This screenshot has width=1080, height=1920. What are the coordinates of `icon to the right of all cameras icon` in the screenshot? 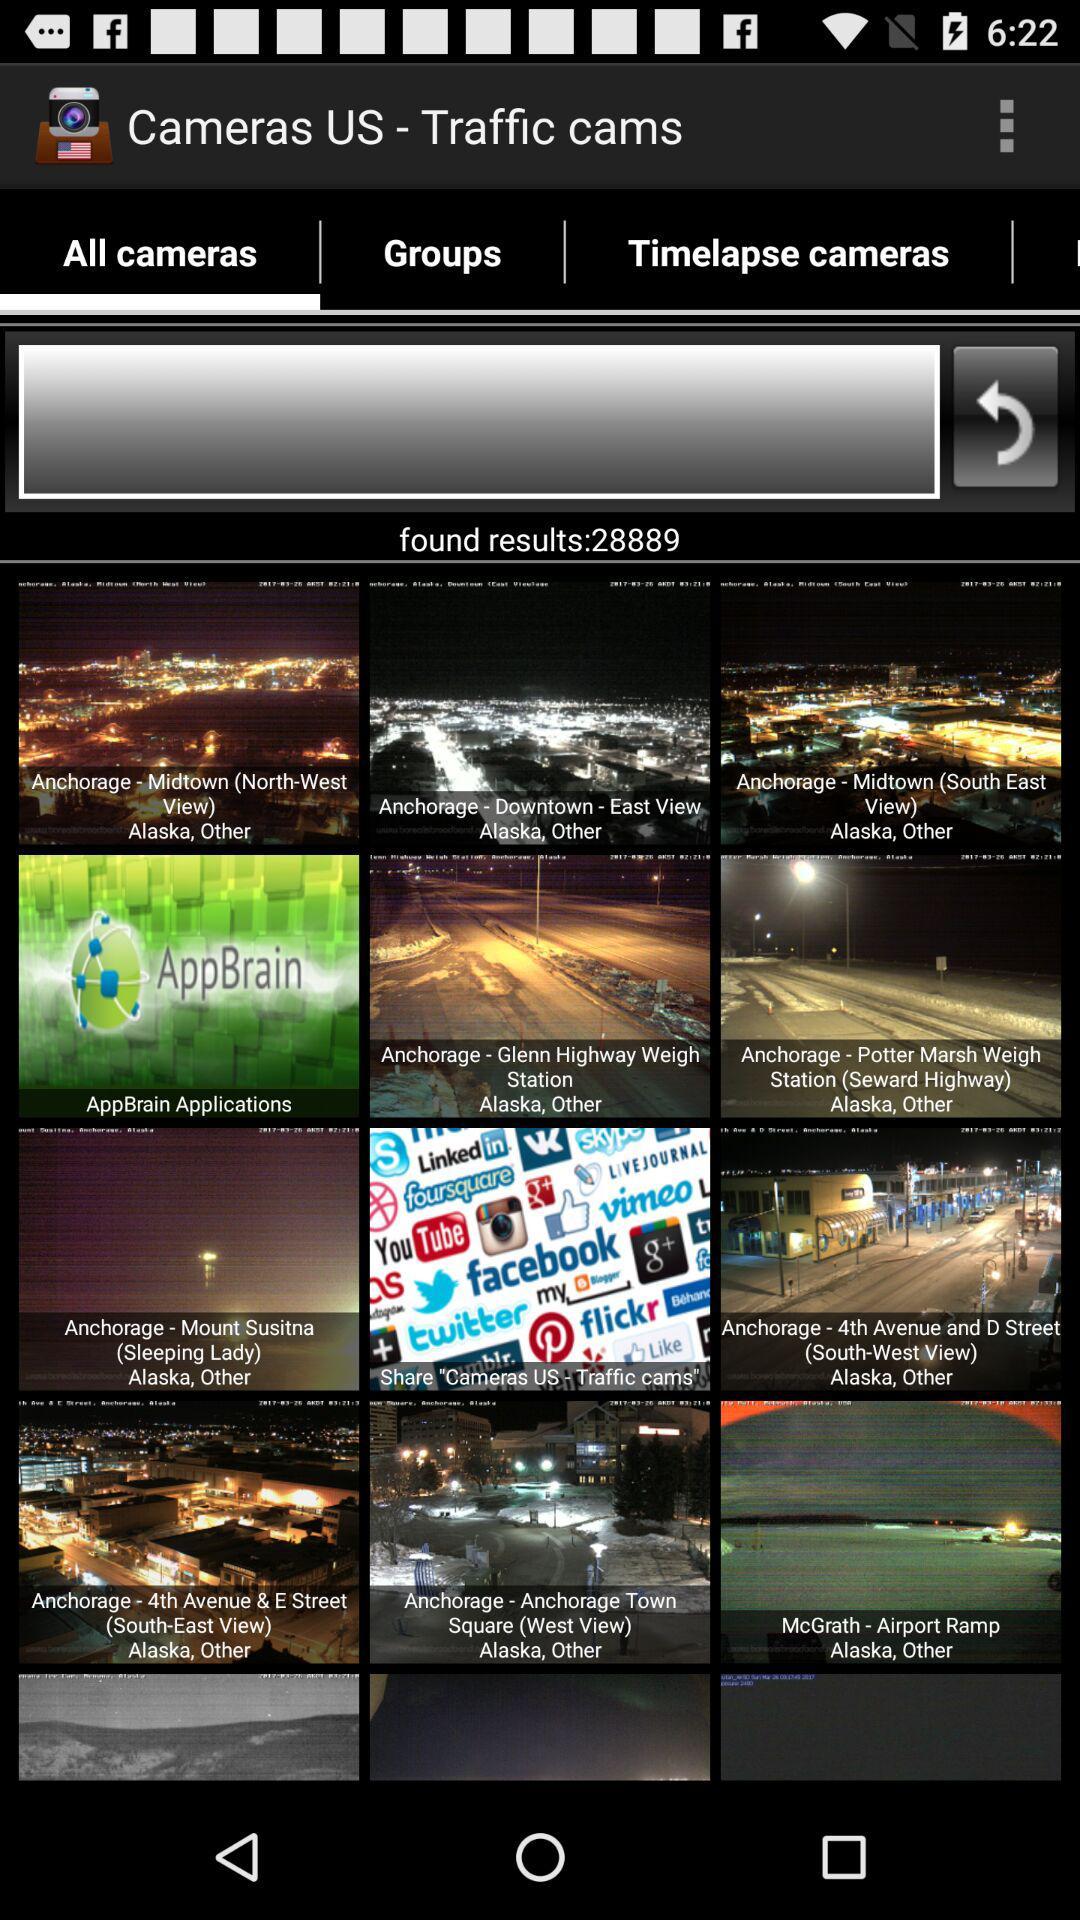 It's located at (441, 251).